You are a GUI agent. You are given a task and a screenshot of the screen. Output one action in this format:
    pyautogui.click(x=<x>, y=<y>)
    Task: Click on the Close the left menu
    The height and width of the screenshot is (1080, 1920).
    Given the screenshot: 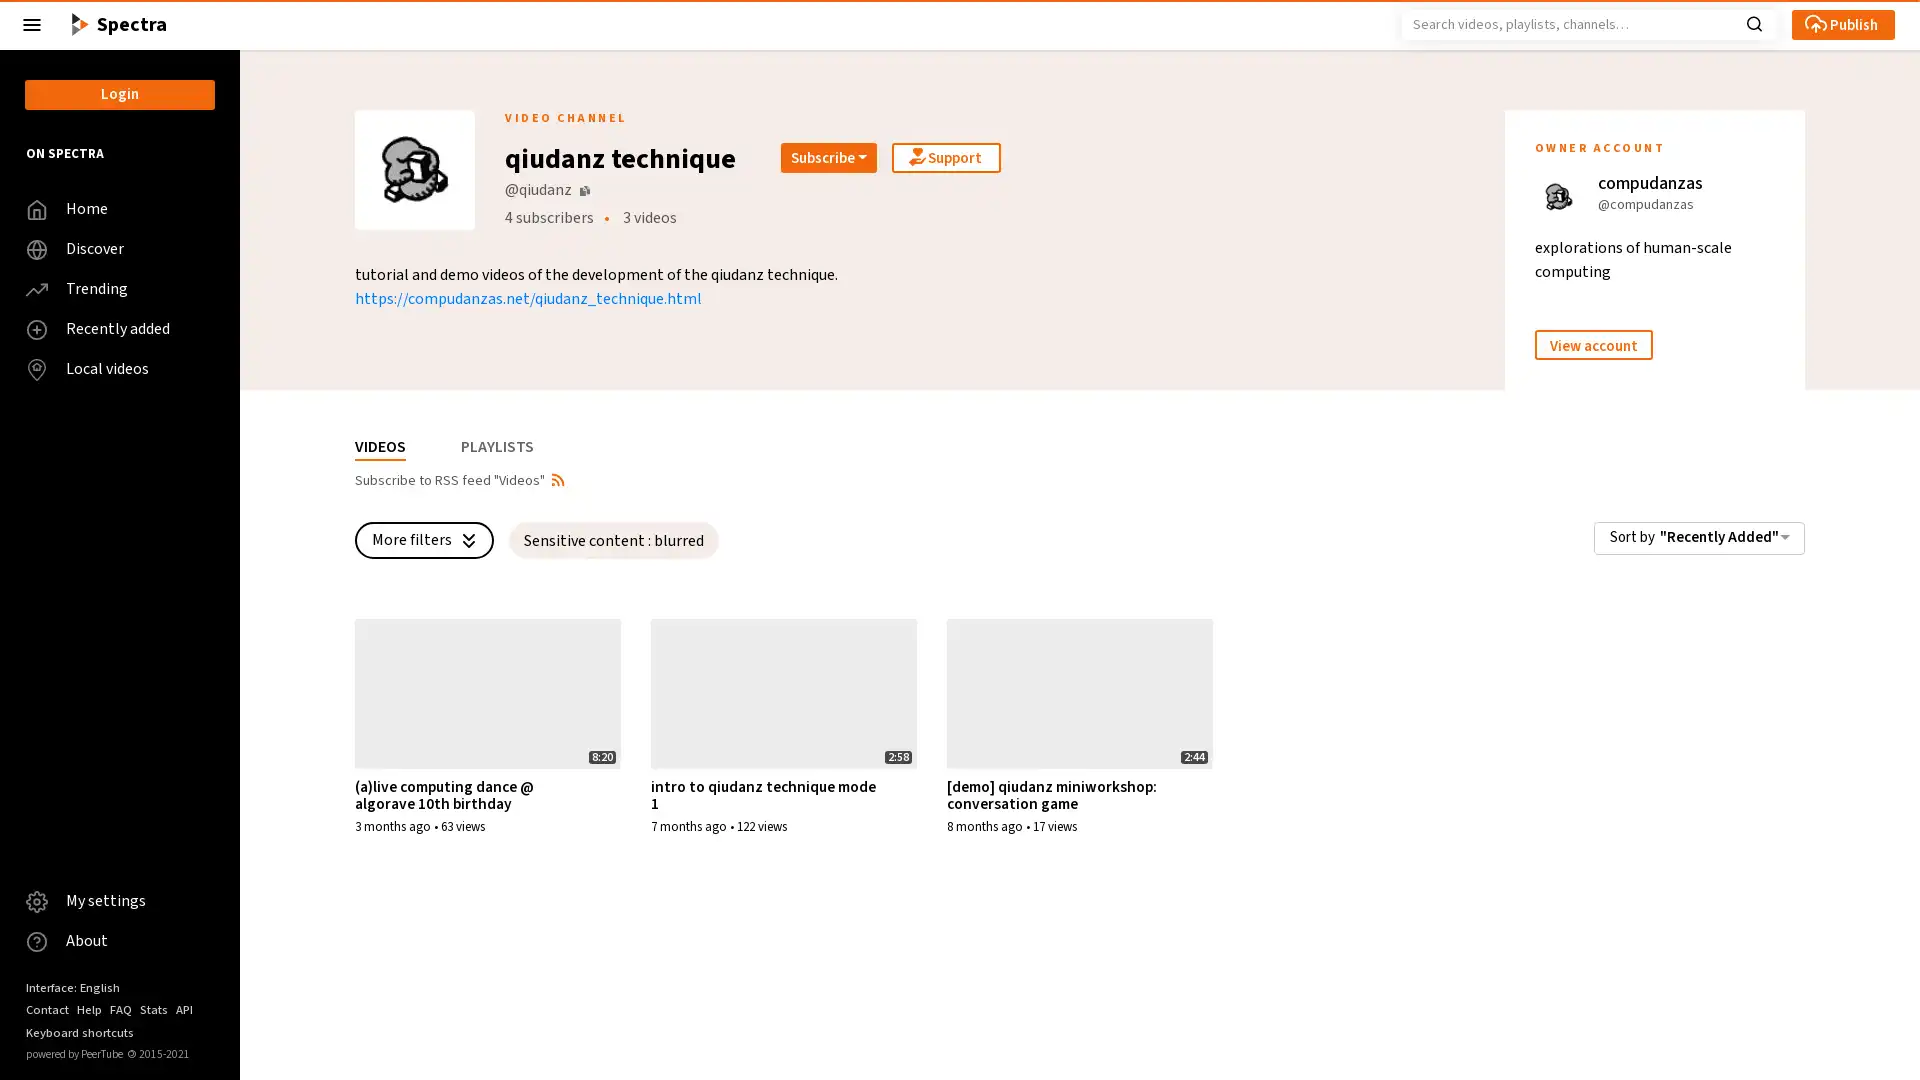 What is the action you would take?
    pyautogui.click(x=32, y=24)
    